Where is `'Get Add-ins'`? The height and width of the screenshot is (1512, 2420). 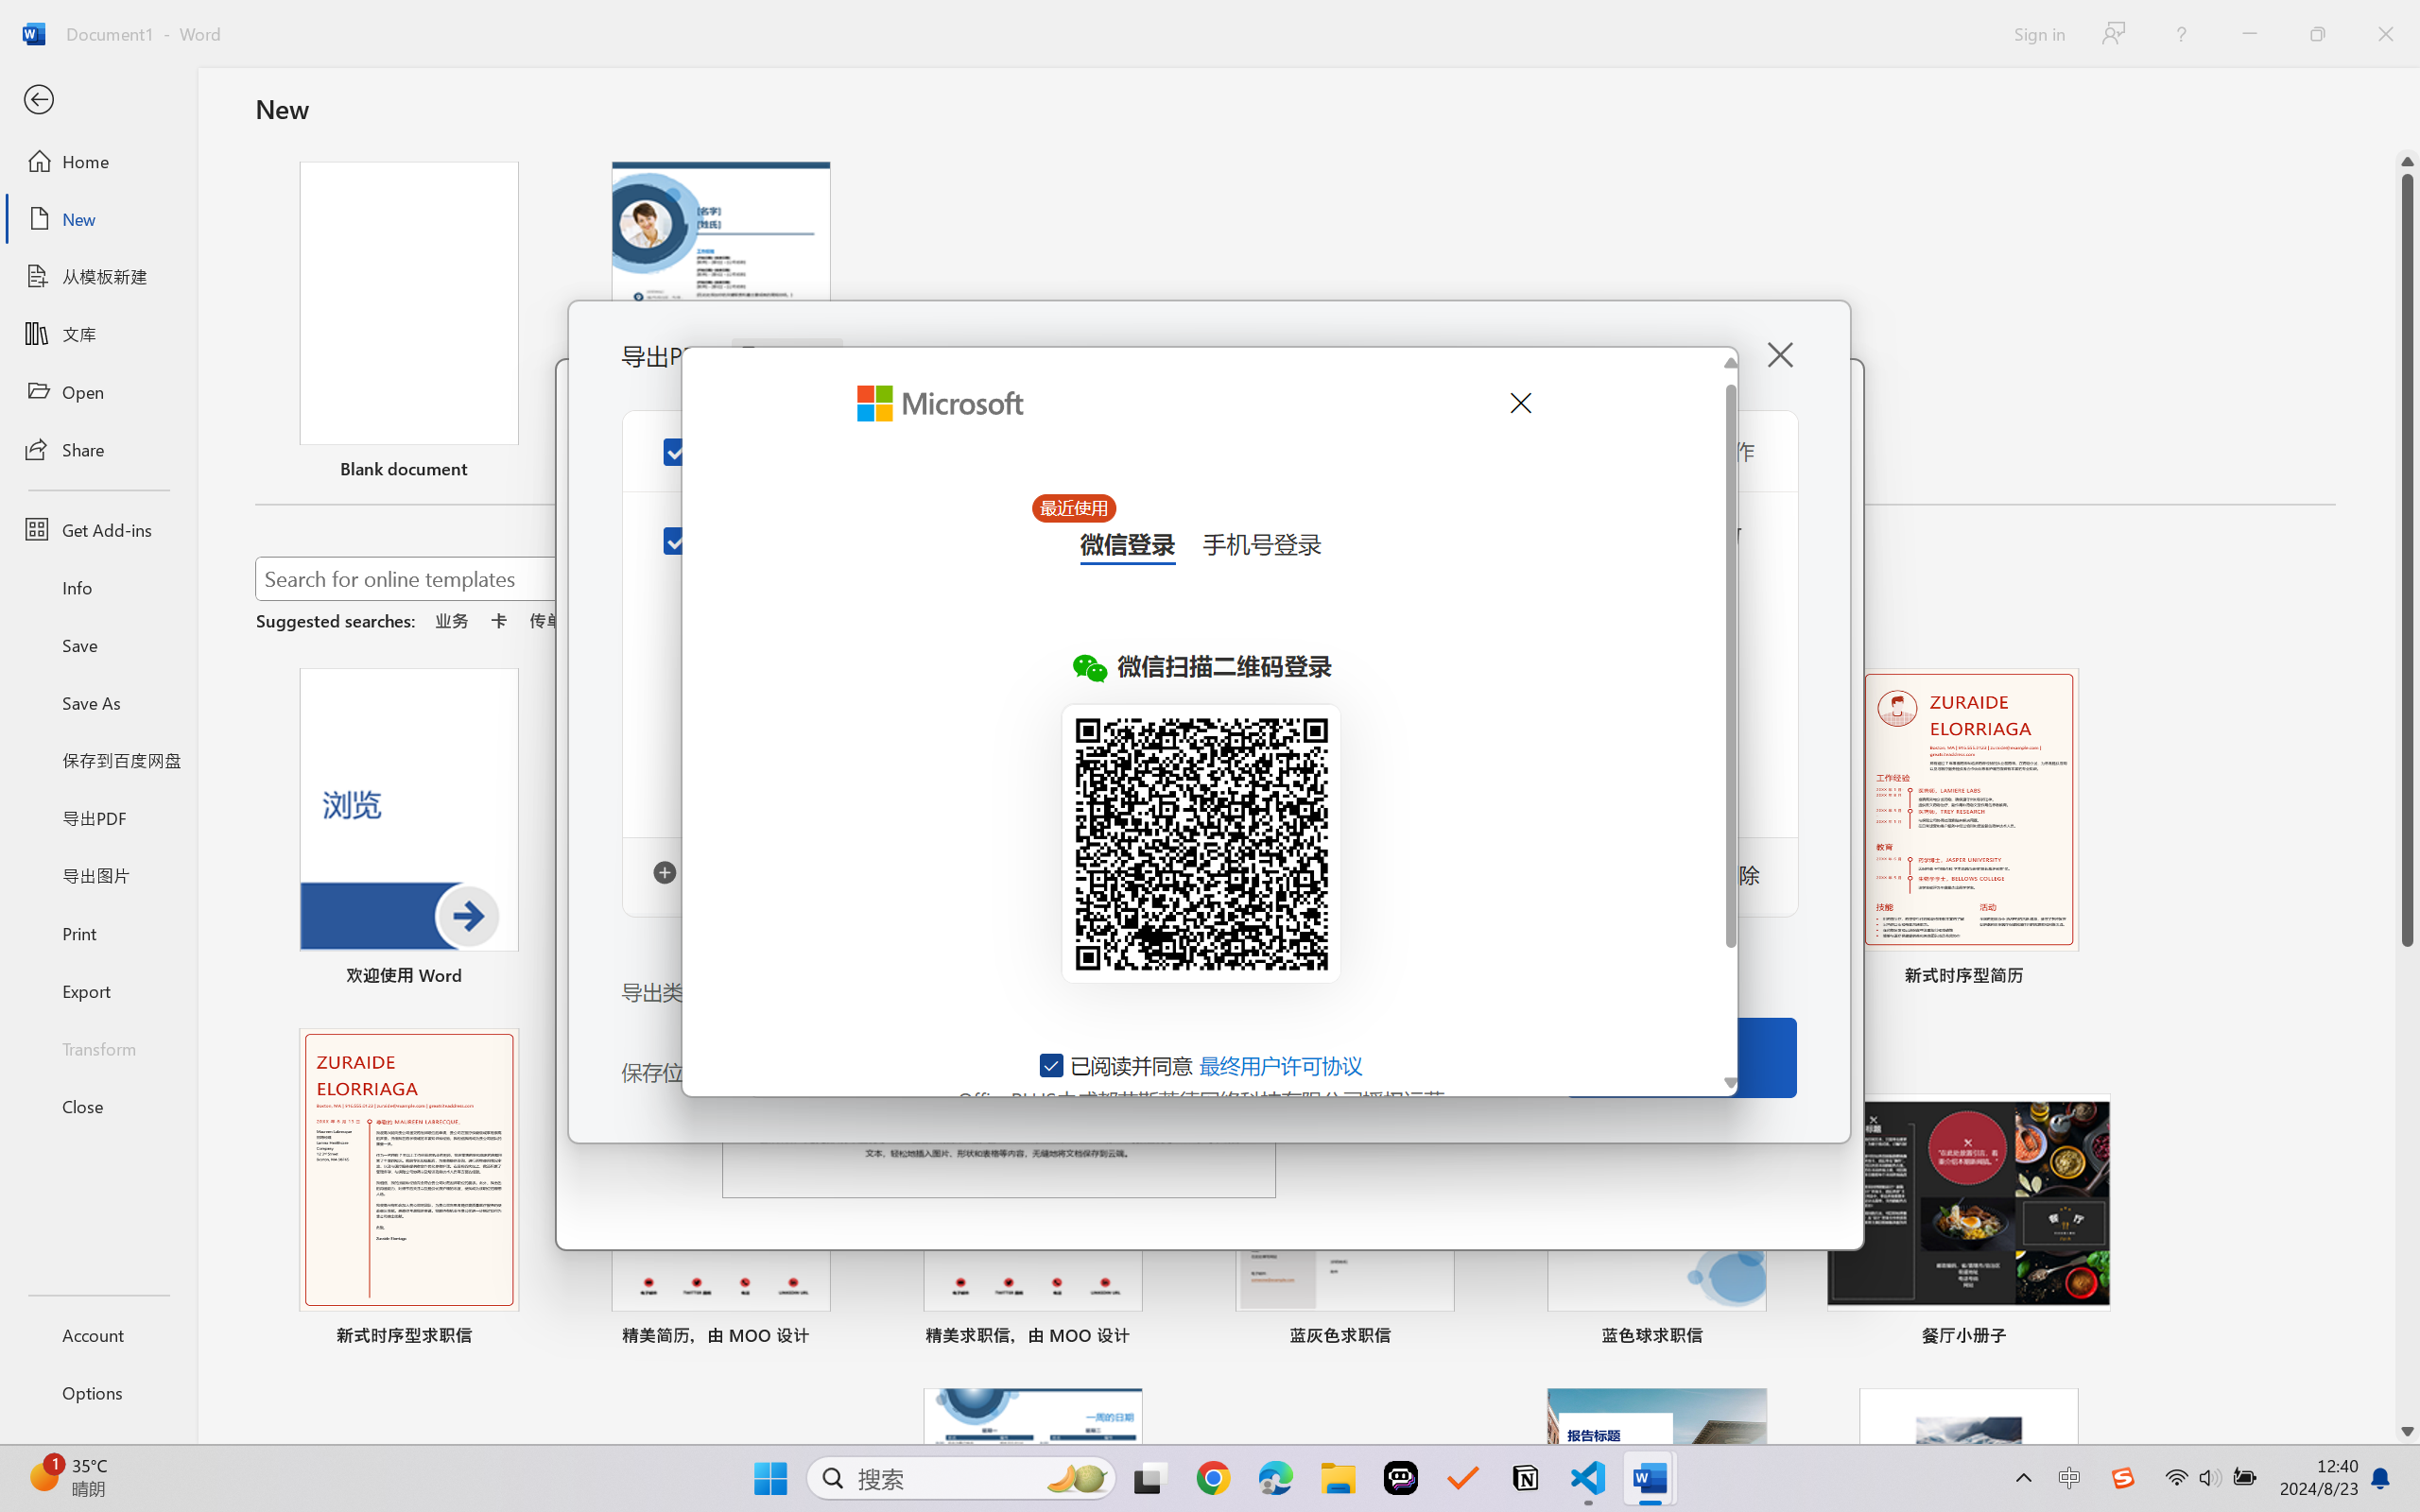
'Get Add-ins' is located at coordinates (97, 528).